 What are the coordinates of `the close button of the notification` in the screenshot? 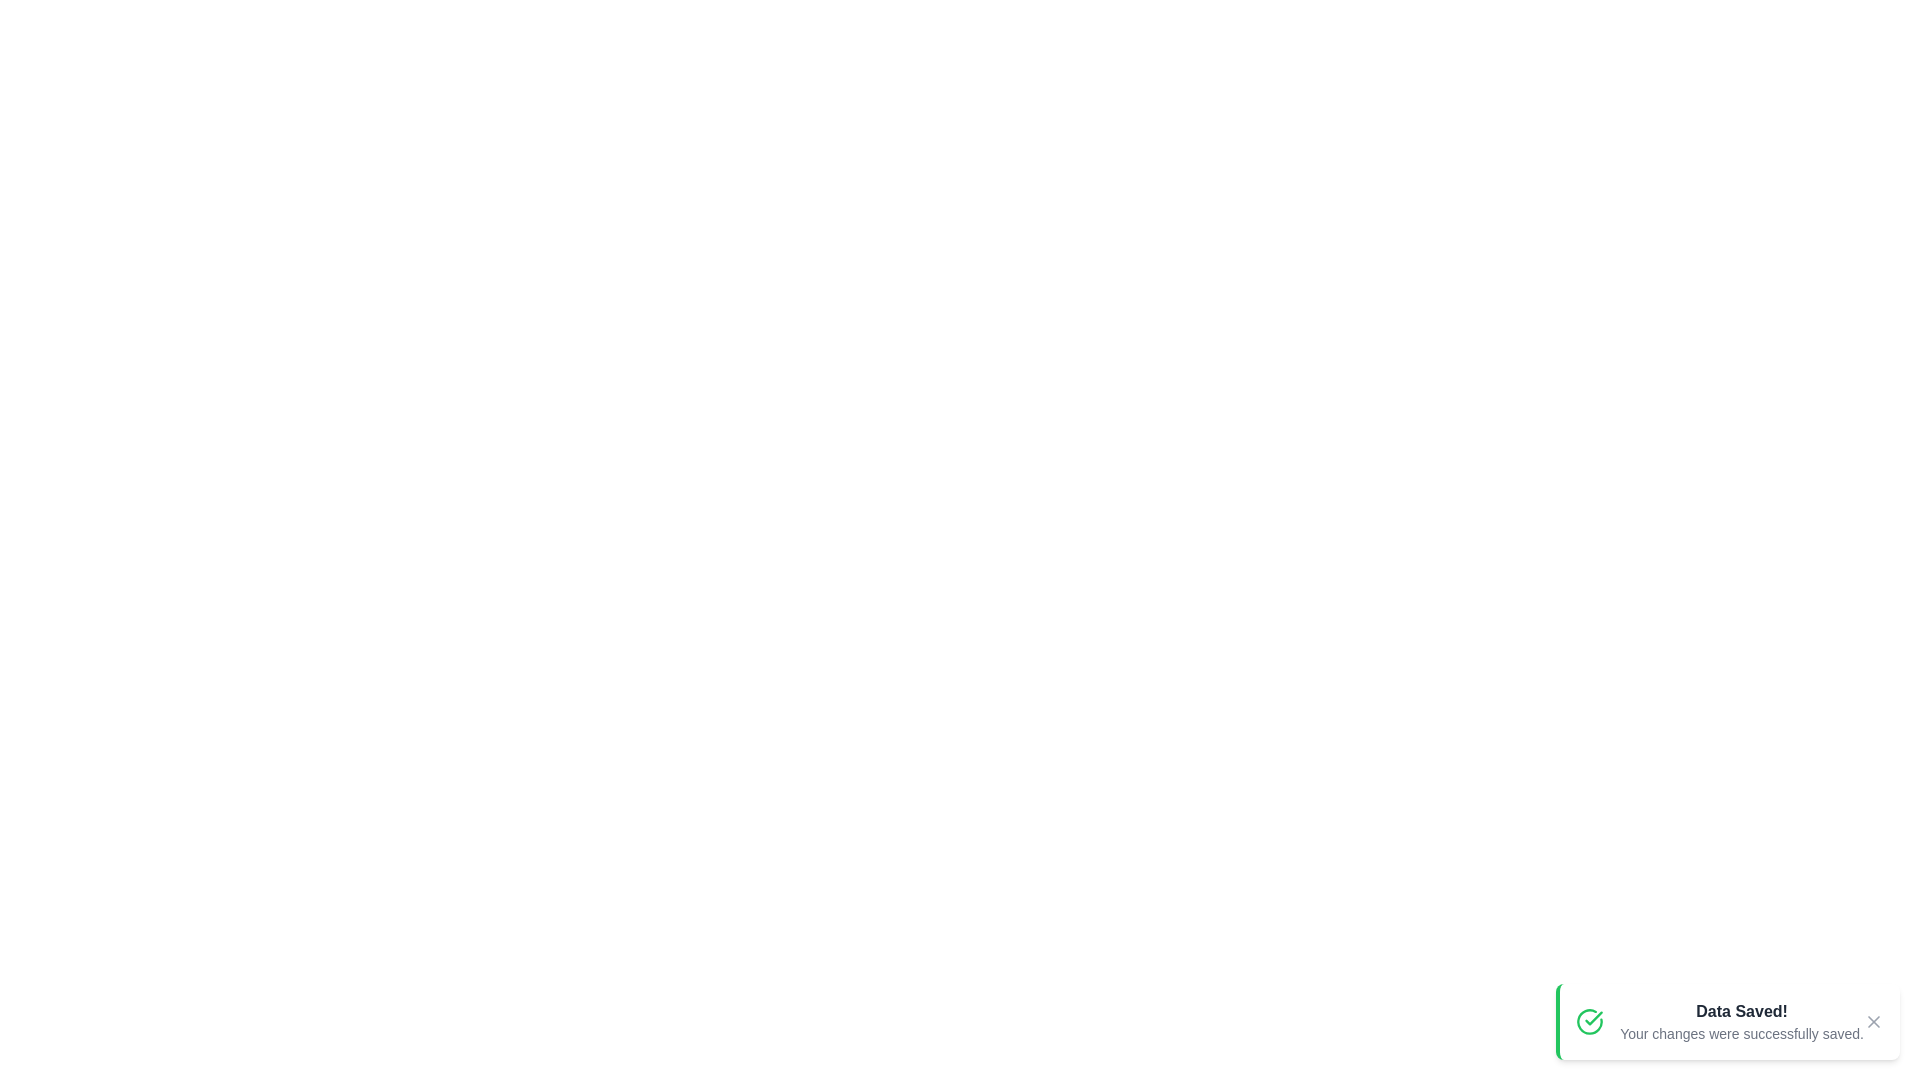 It's located at (1872, 1022).